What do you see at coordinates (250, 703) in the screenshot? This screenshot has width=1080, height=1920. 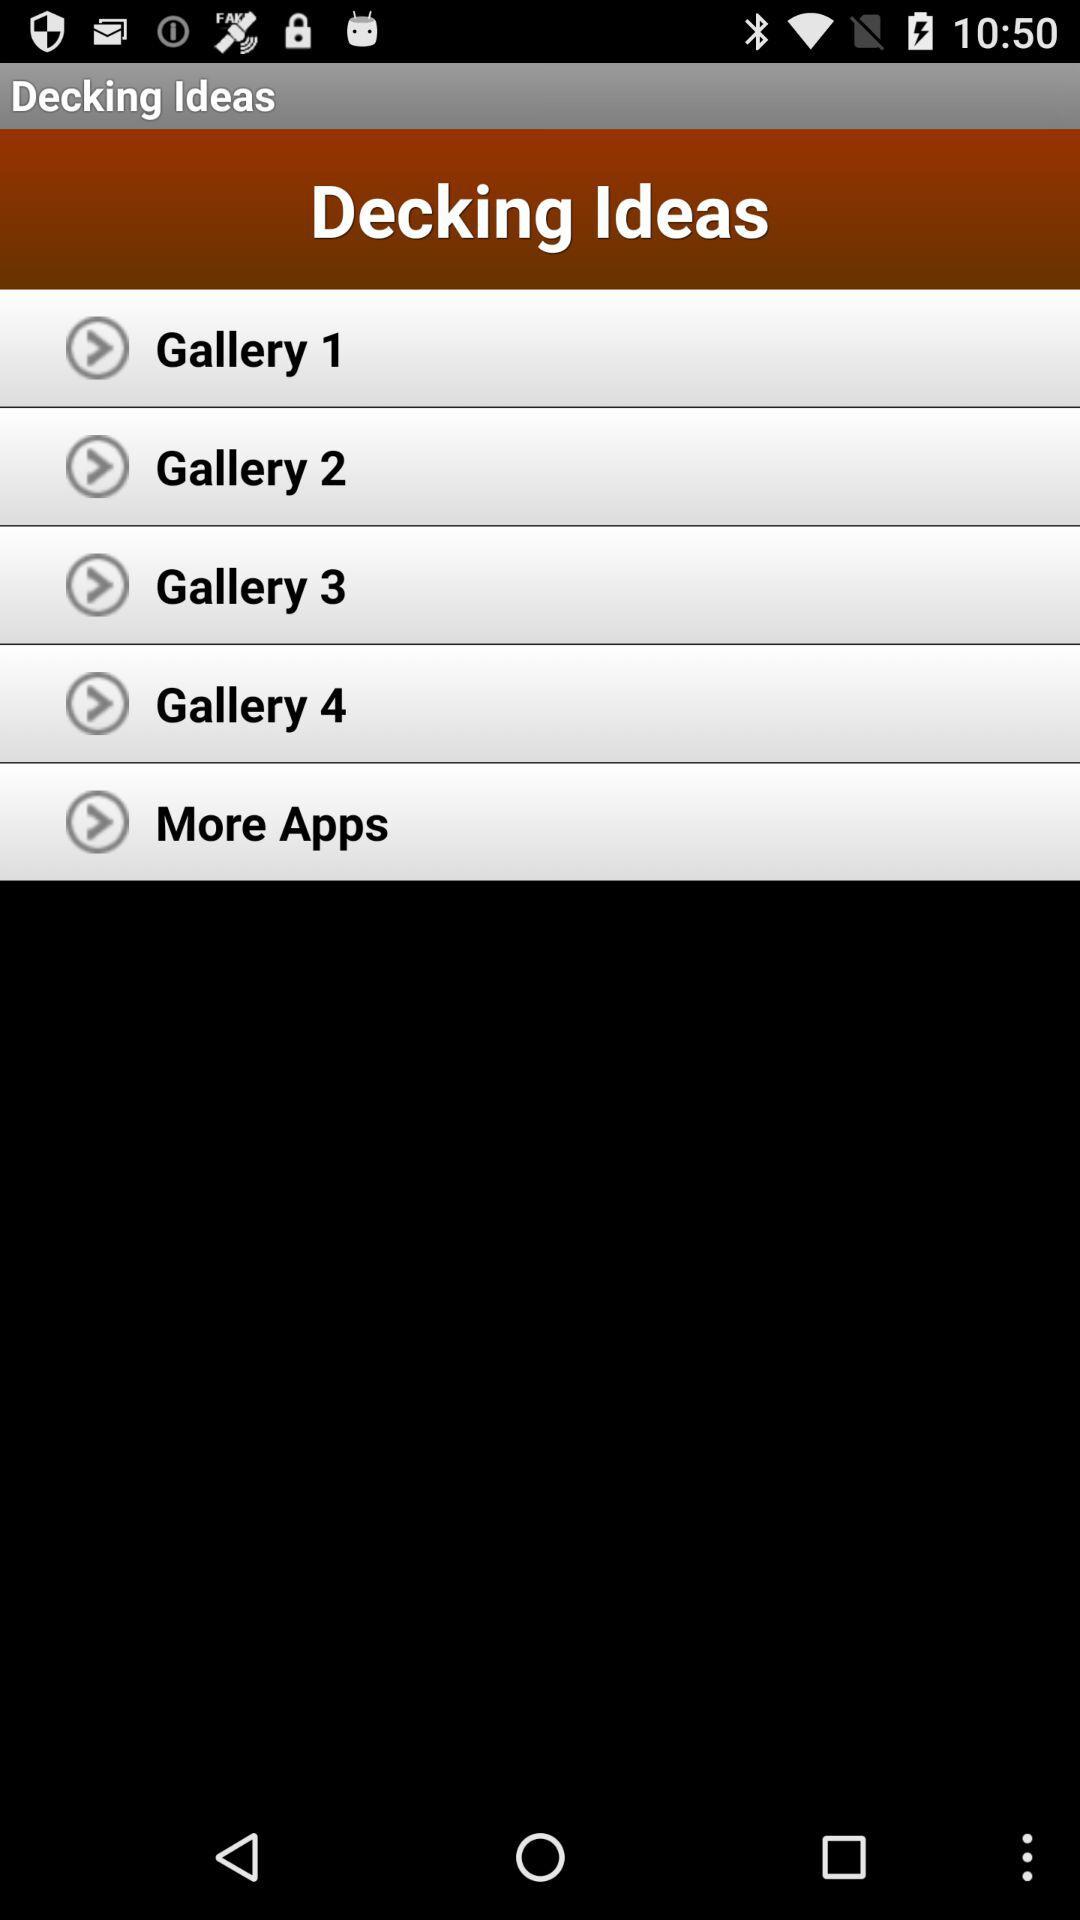 I see `gallery 4 item` at bounding box center [250, 703].